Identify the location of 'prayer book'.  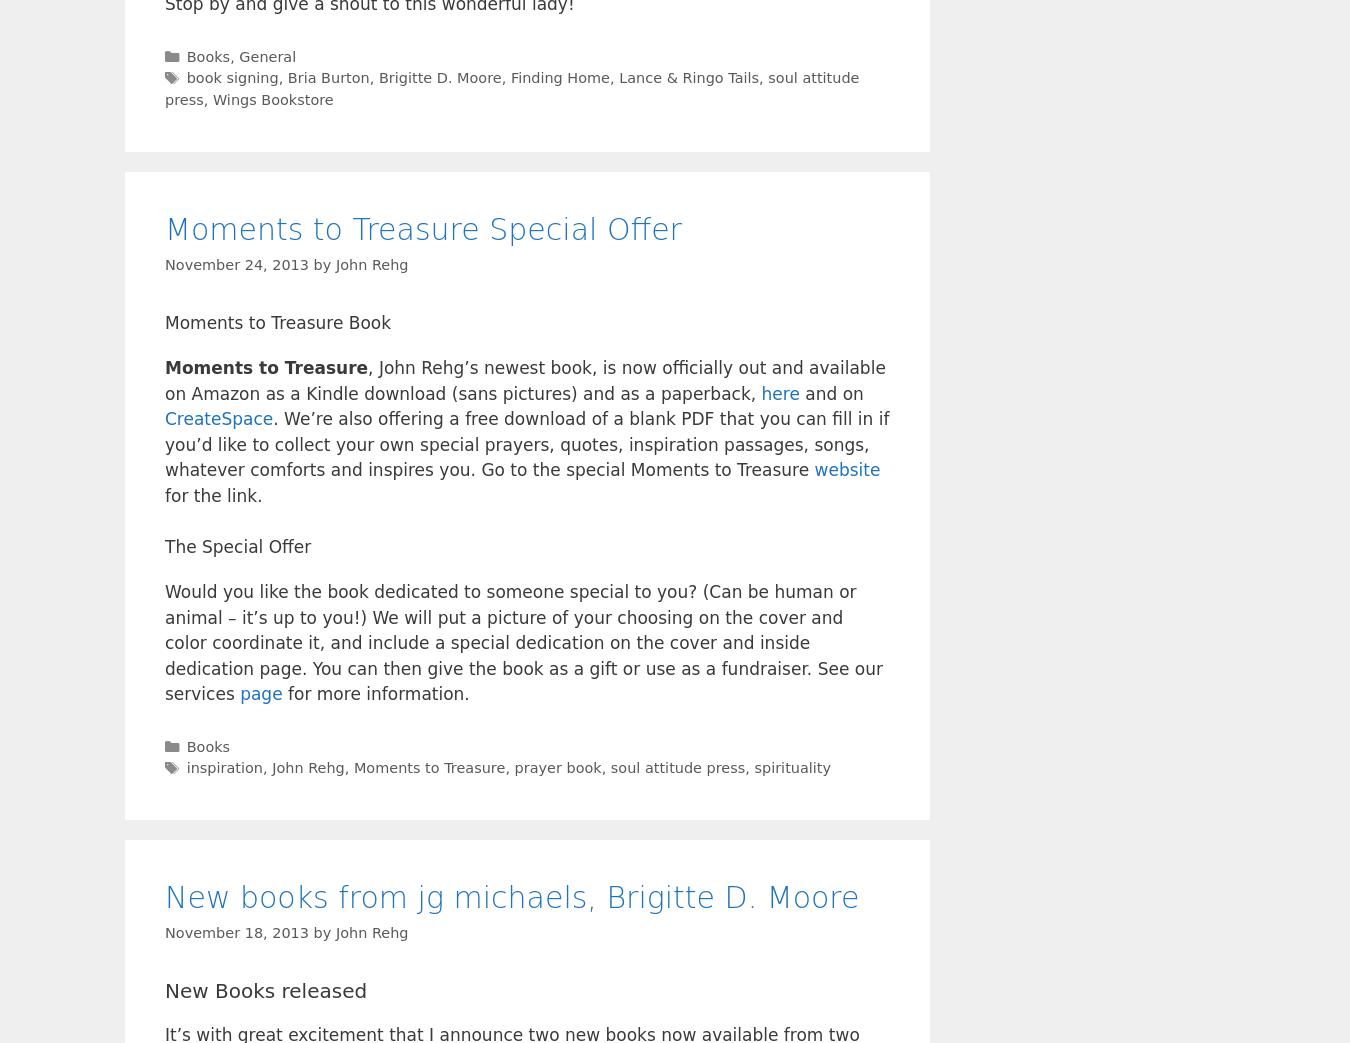
(556, 766).